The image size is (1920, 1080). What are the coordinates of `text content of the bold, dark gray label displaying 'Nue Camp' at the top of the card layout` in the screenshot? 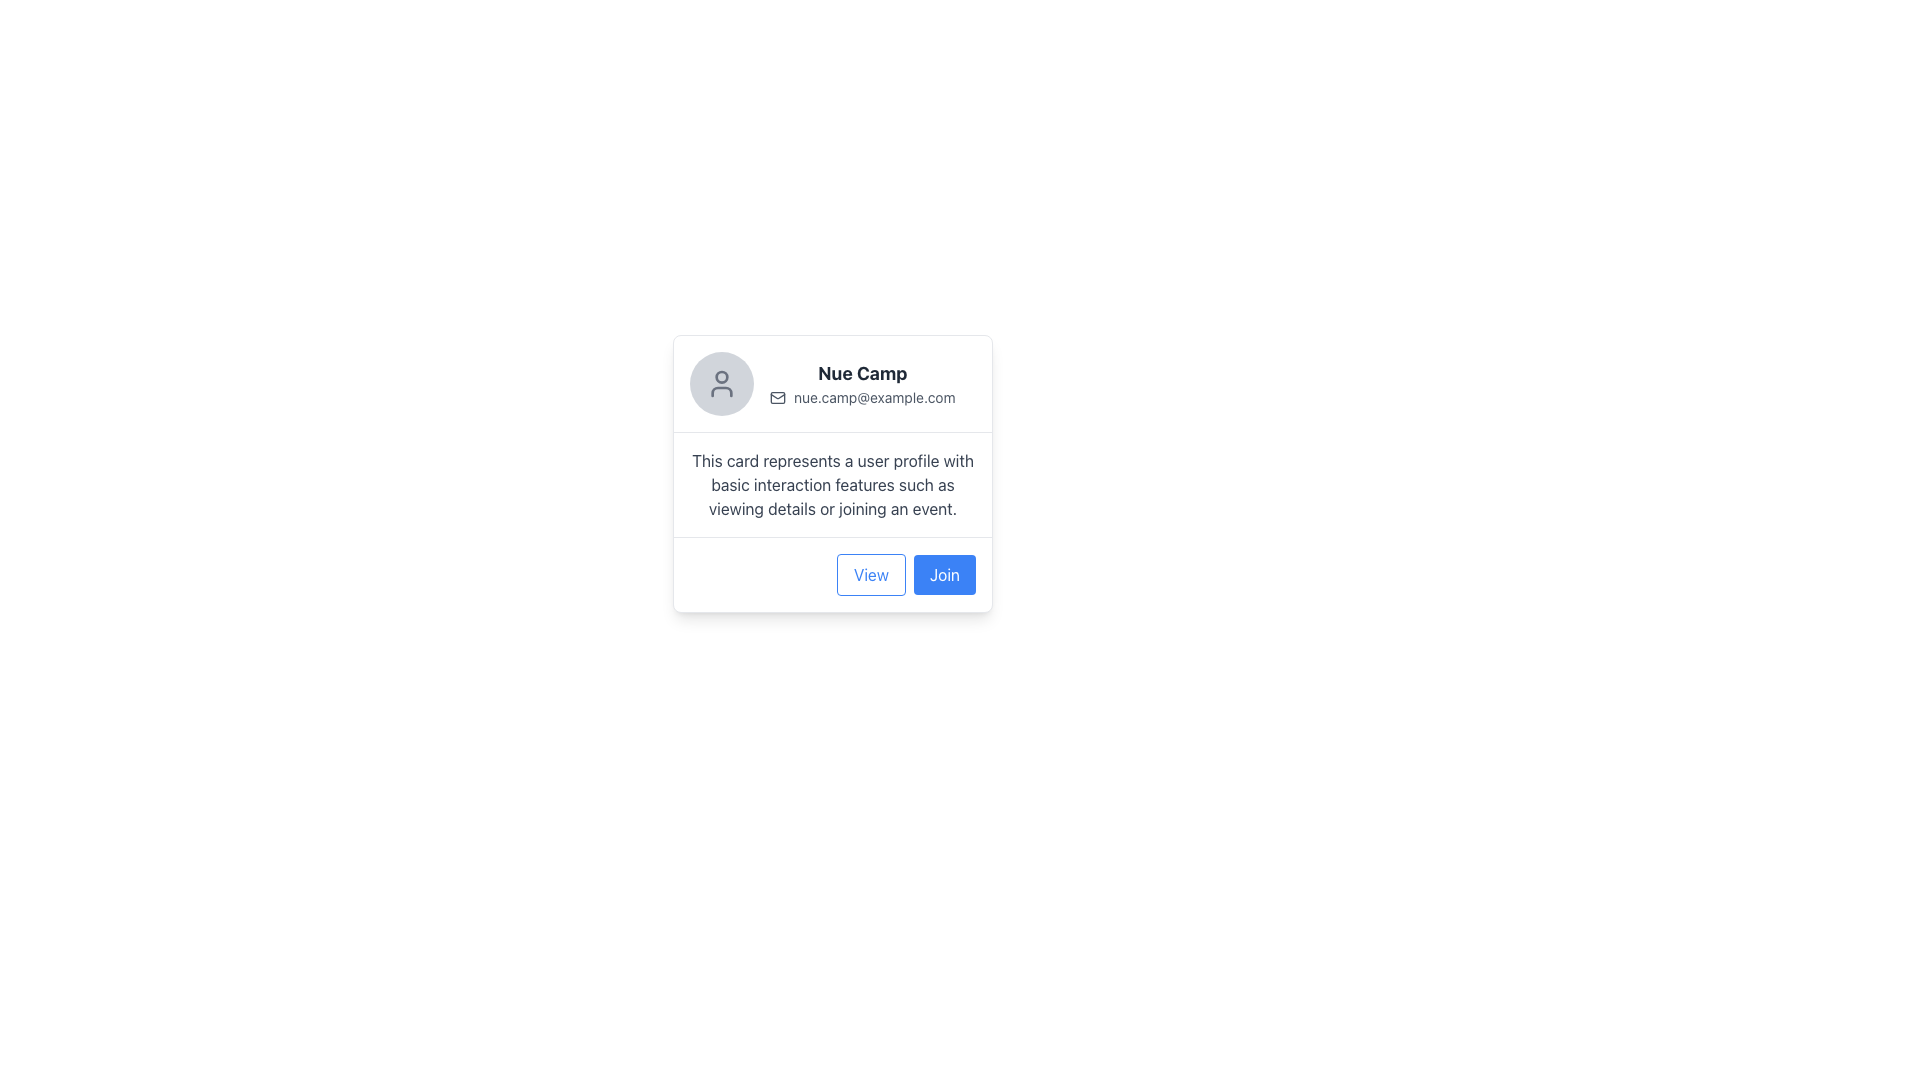 It's located at (862, 374).